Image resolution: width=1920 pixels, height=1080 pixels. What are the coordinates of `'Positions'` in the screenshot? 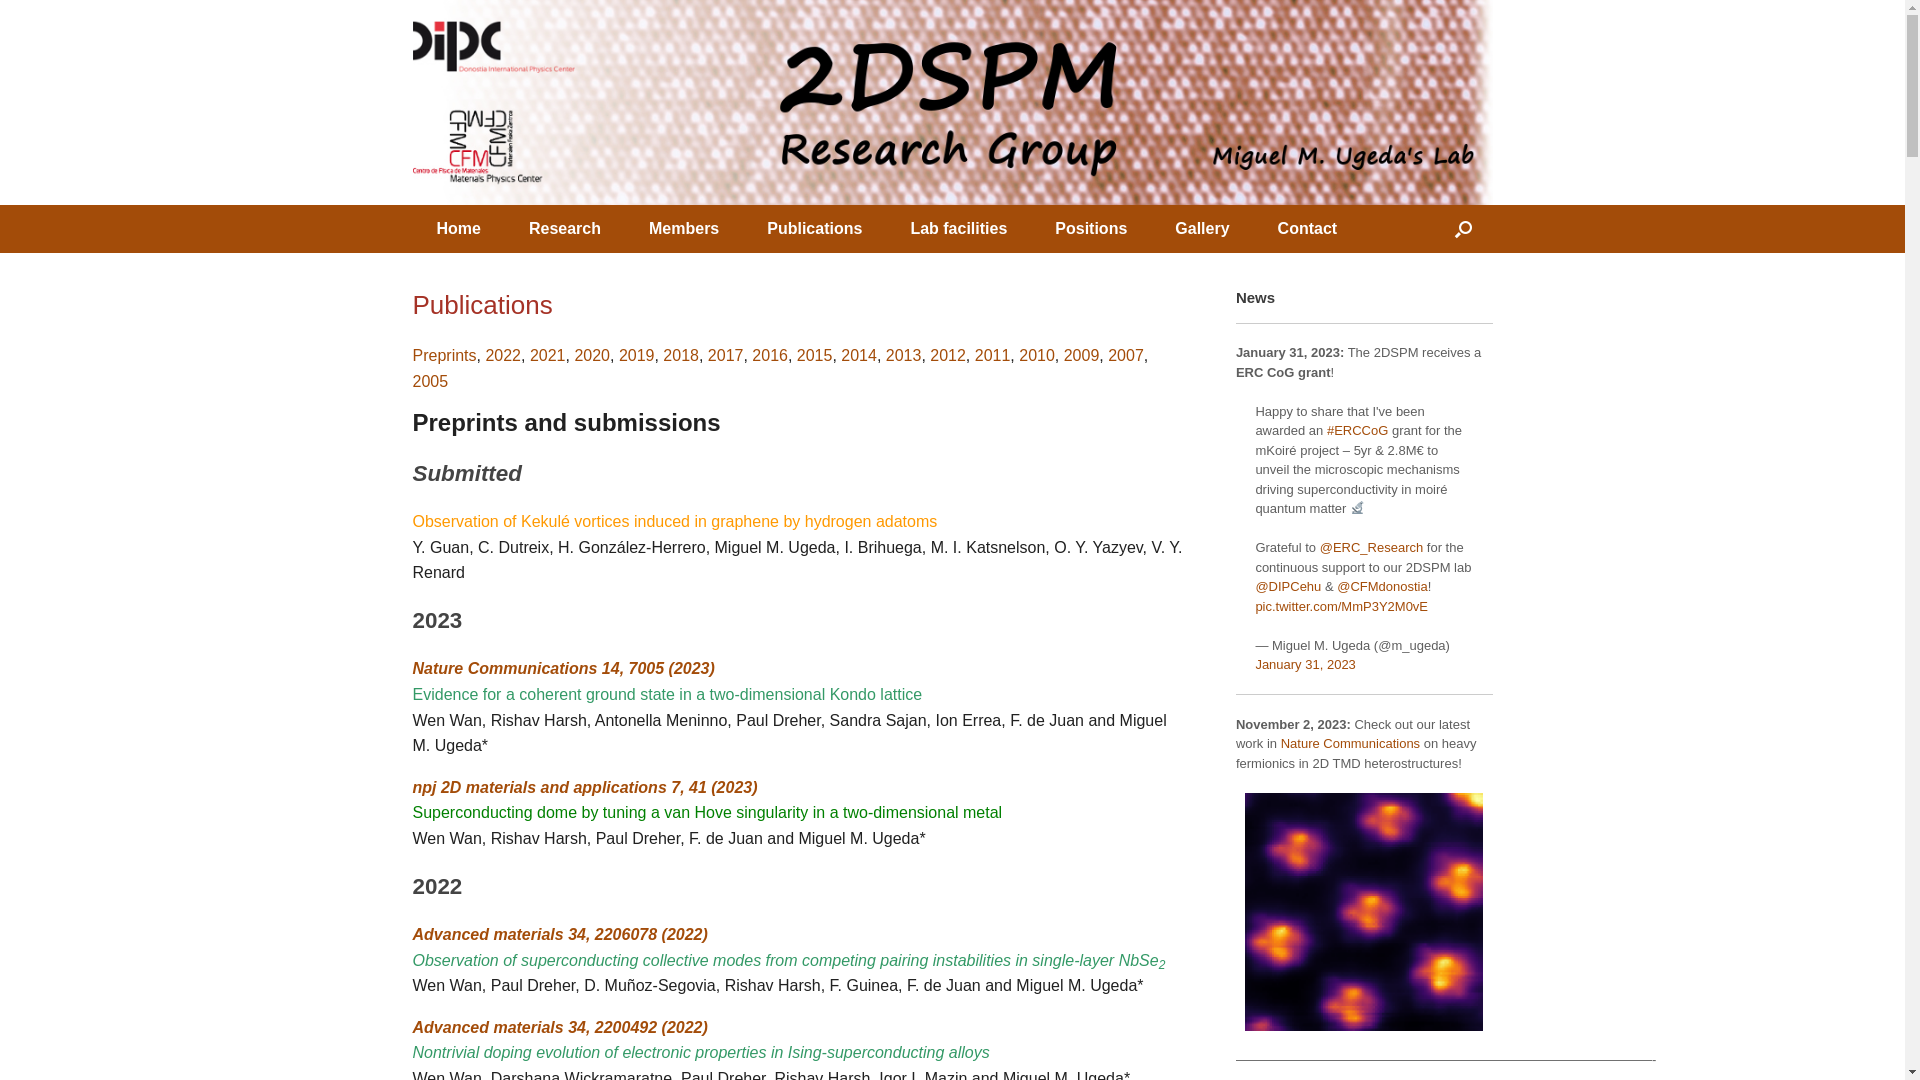 It's located at (1089, 227).